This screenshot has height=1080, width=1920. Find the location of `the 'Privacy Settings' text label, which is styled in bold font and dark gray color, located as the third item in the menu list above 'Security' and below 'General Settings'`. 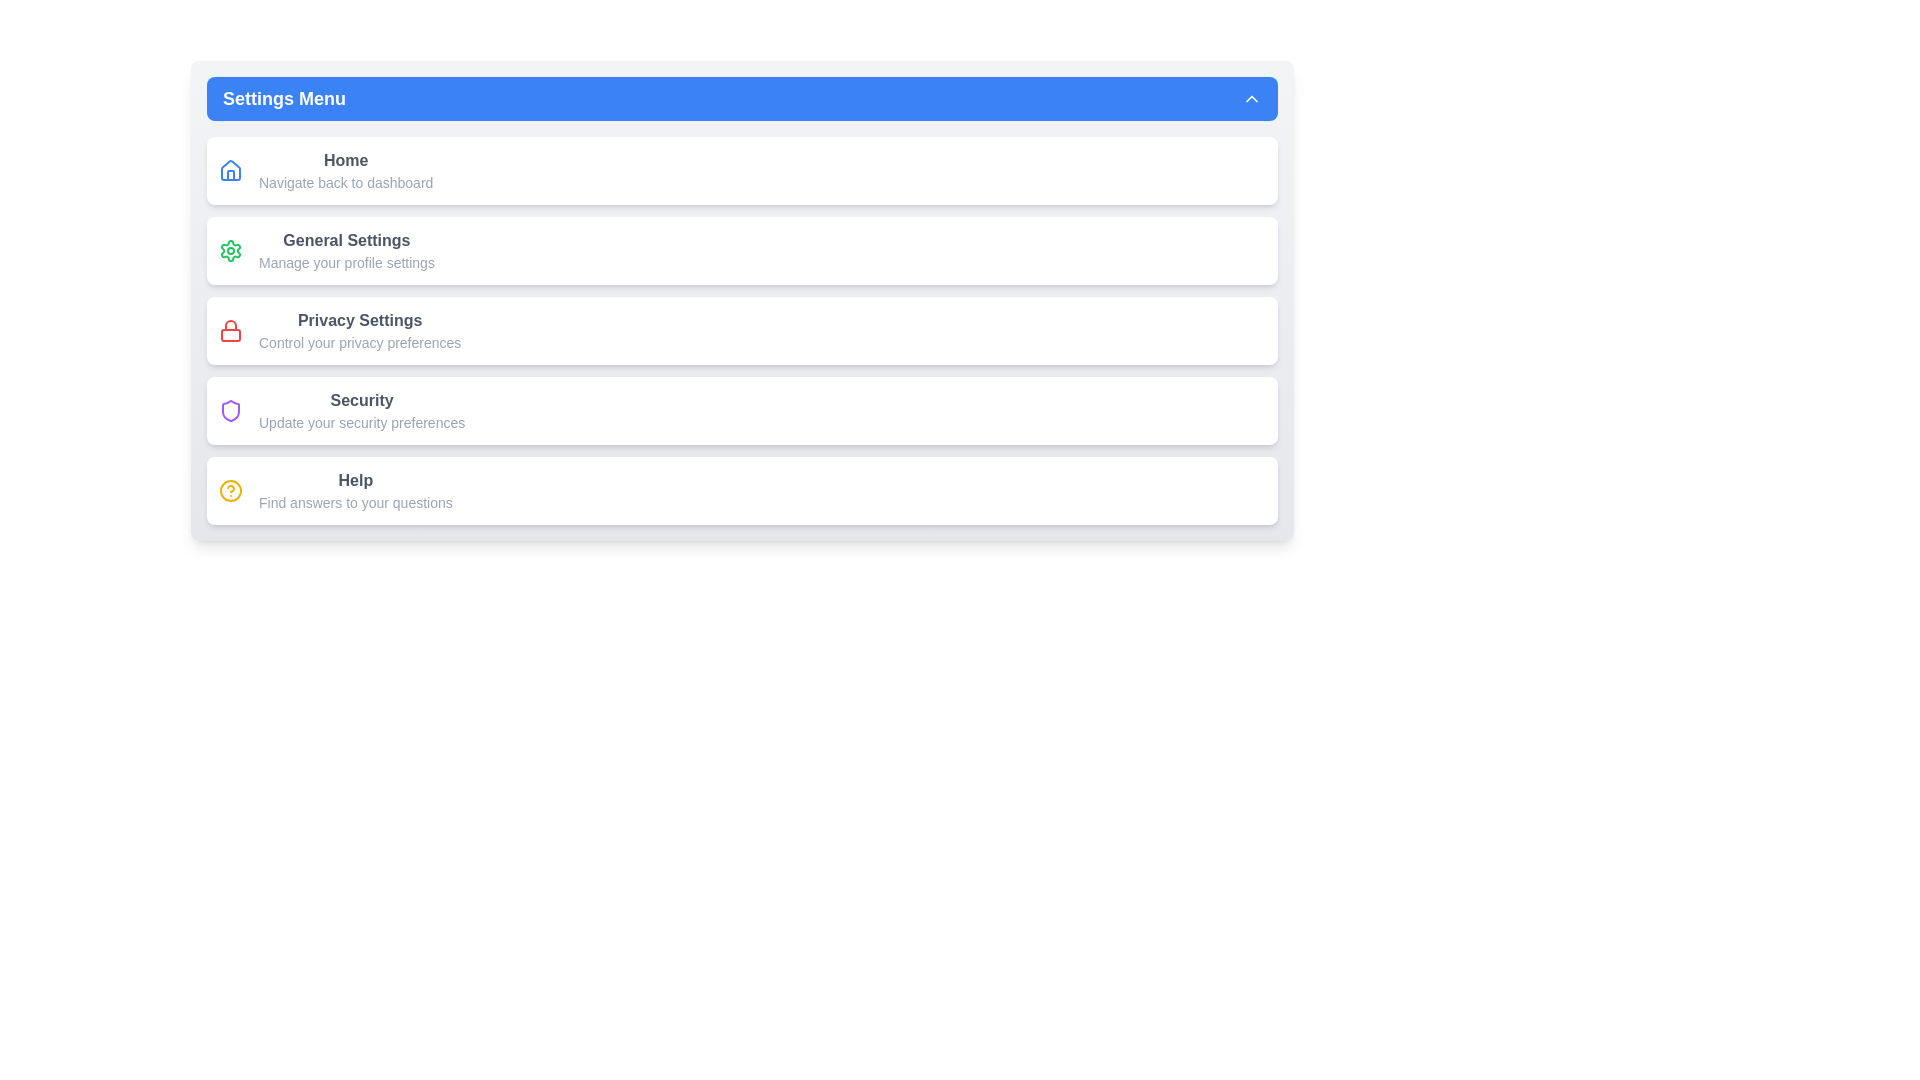

the 'Privacy Settings' text label, which is styled in bold font and dark gray color, located as the third item in the menu list above 'Security' and below 'General Settings' is located at coordinates (360, 319).